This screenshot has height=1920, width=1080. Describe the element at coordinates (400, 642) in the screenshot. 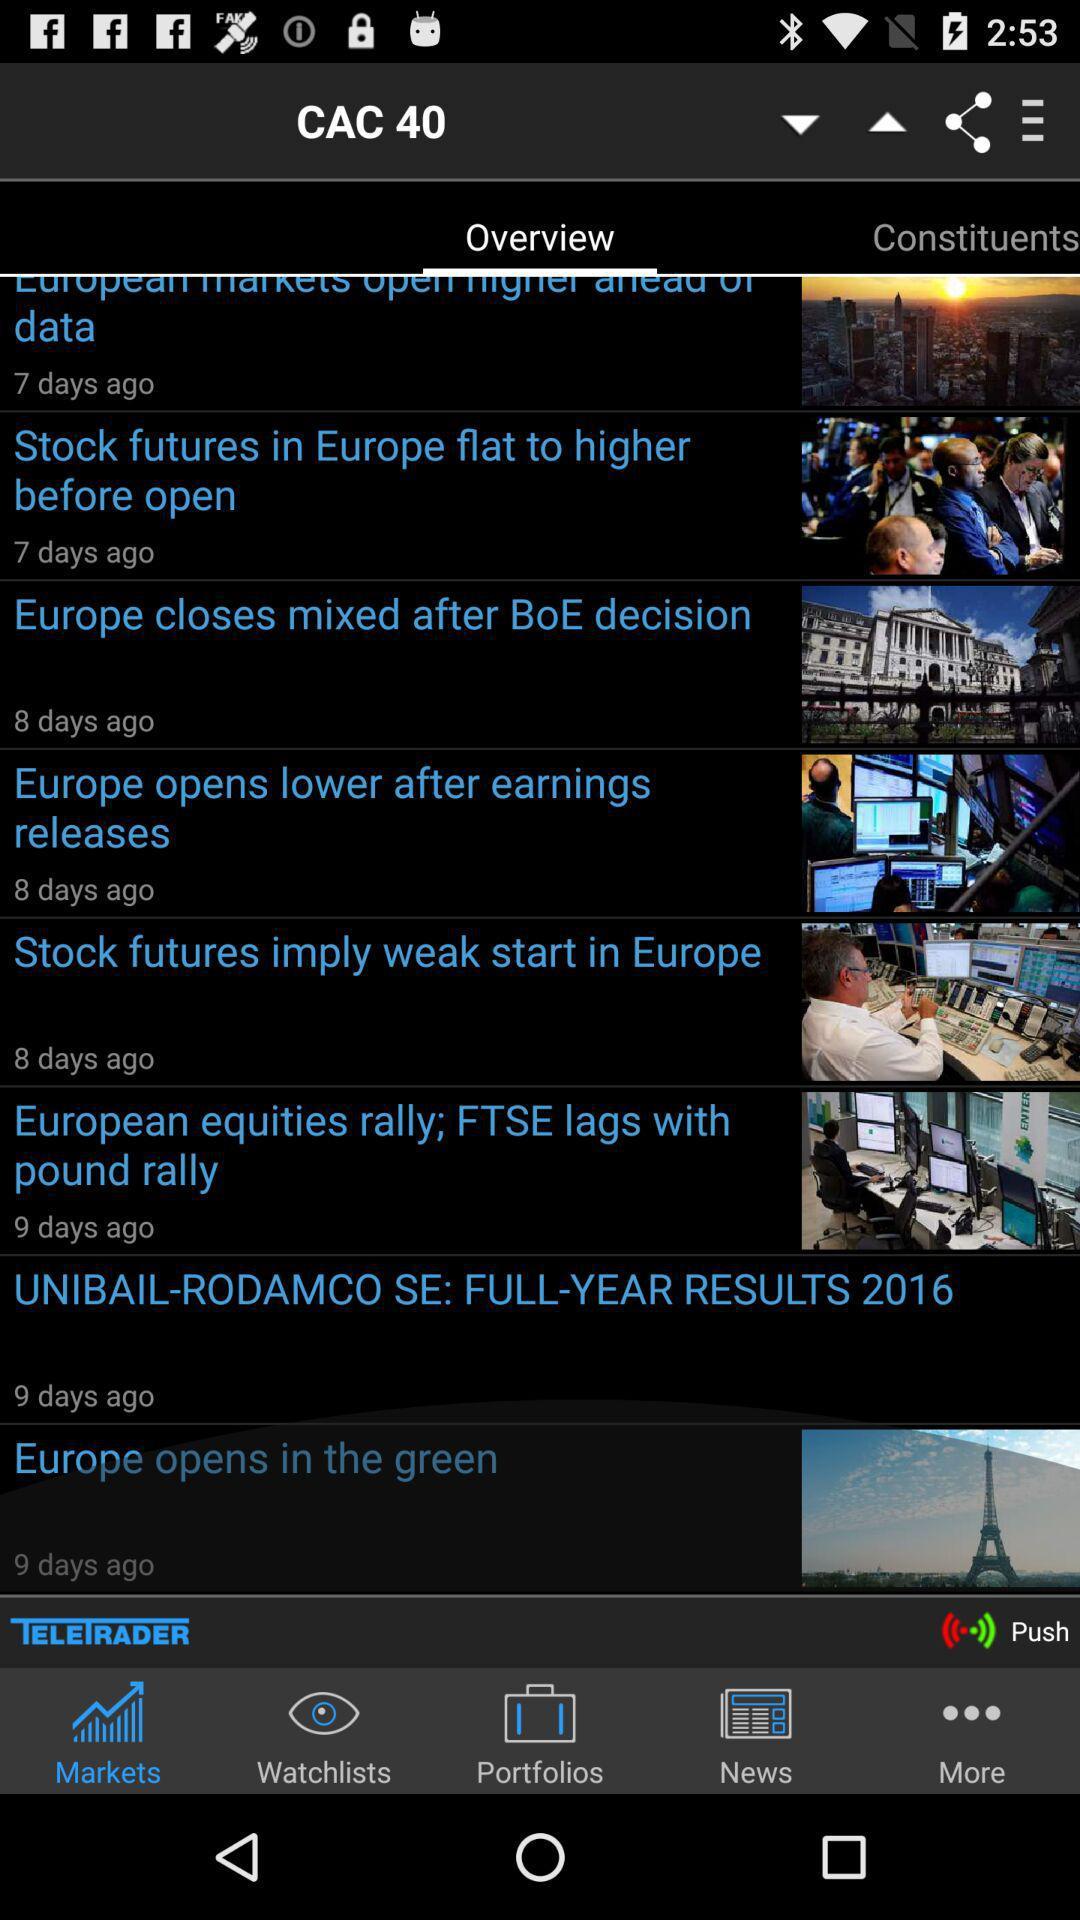

I see `europe closes mixed icon` at that location.